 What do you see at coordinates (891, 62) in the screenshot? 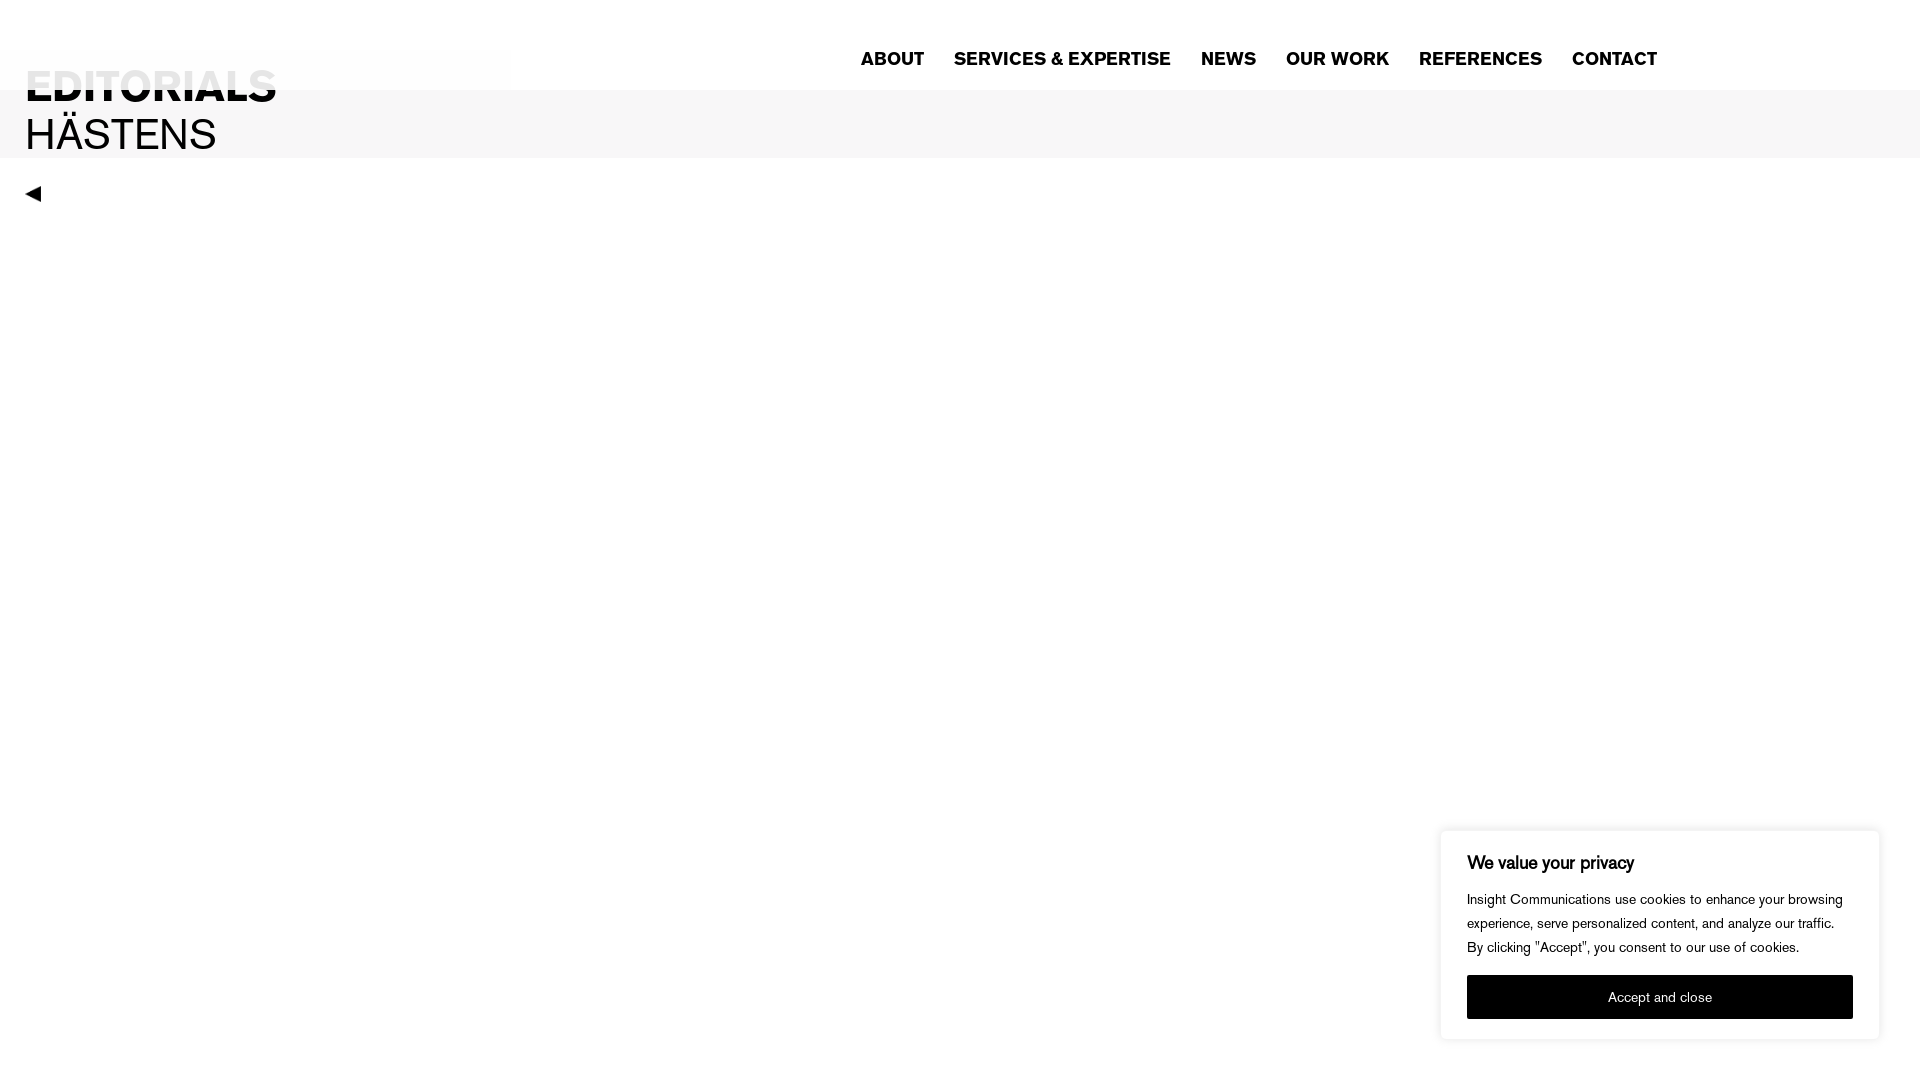
I see `'ABOUT'` at bounding box center [891, 62].